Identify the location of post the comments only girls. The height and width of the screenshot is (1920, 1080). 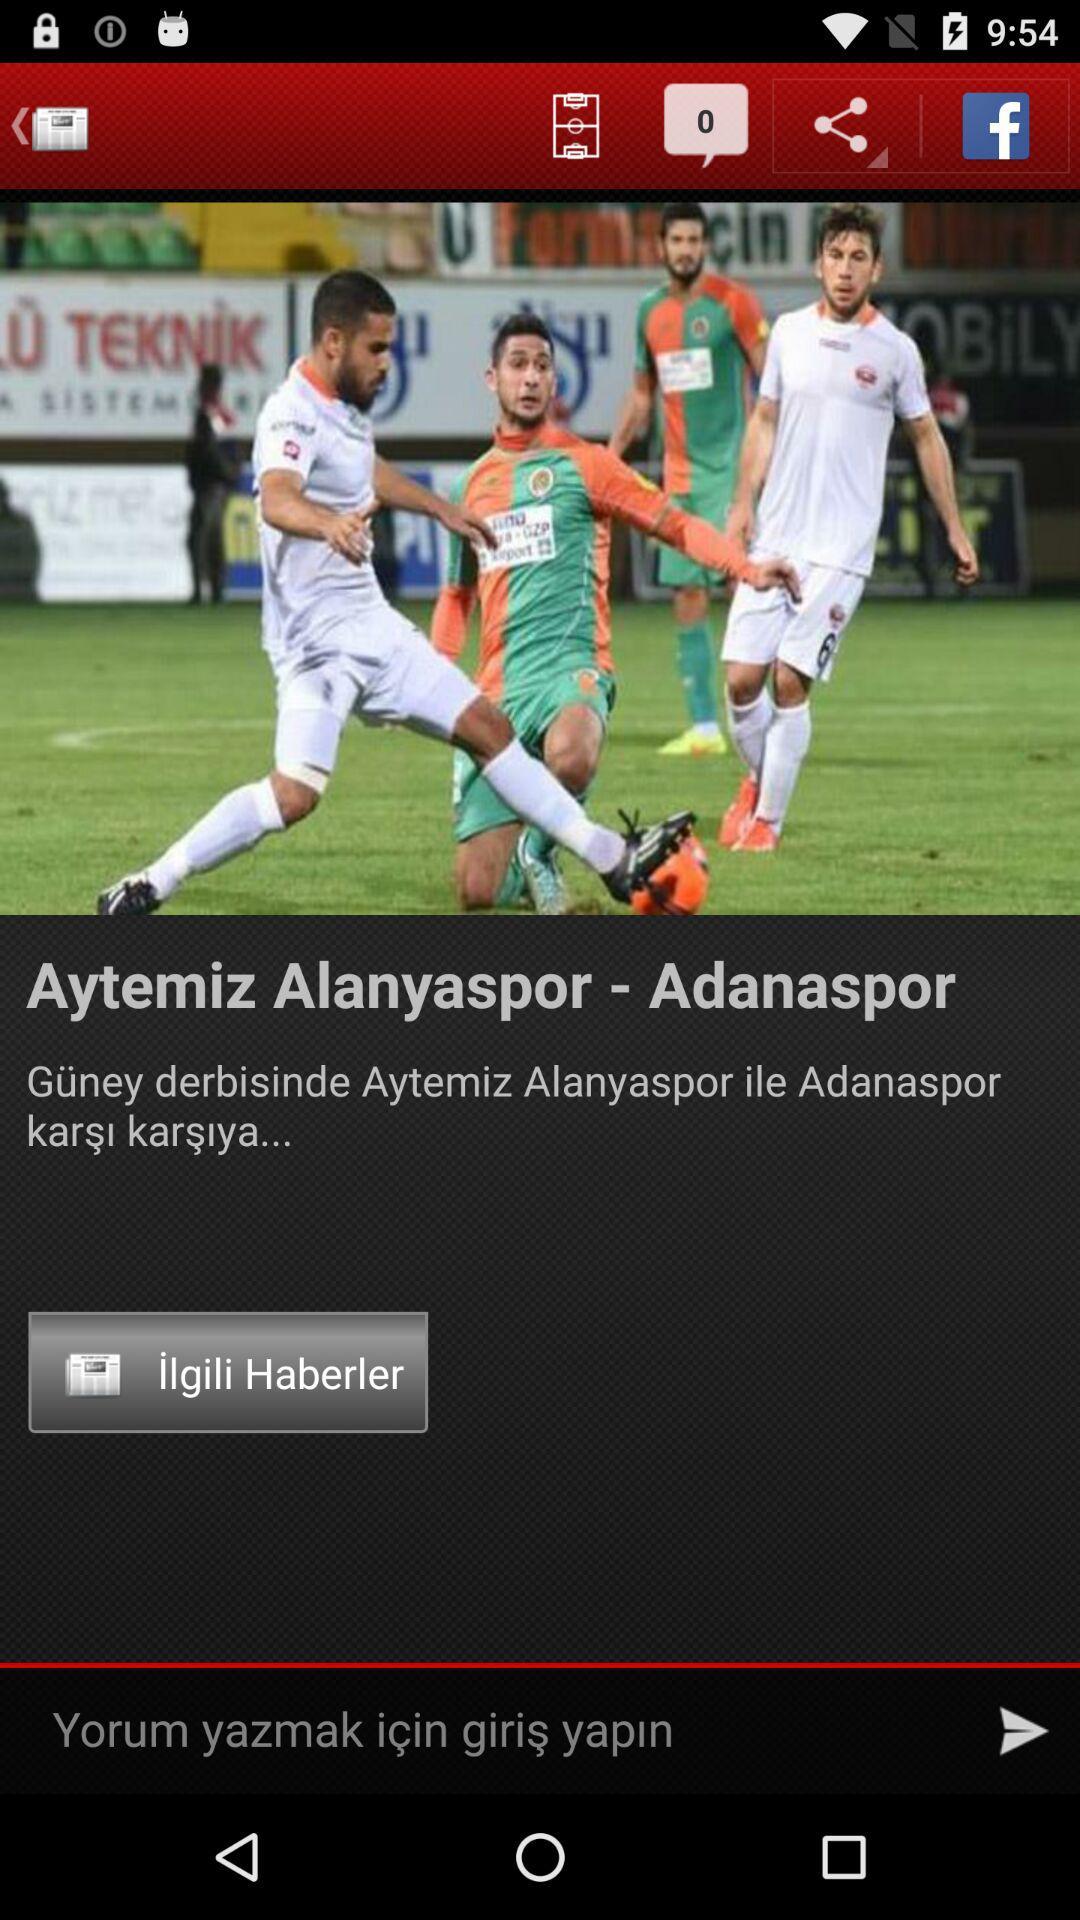
(503, 1730).